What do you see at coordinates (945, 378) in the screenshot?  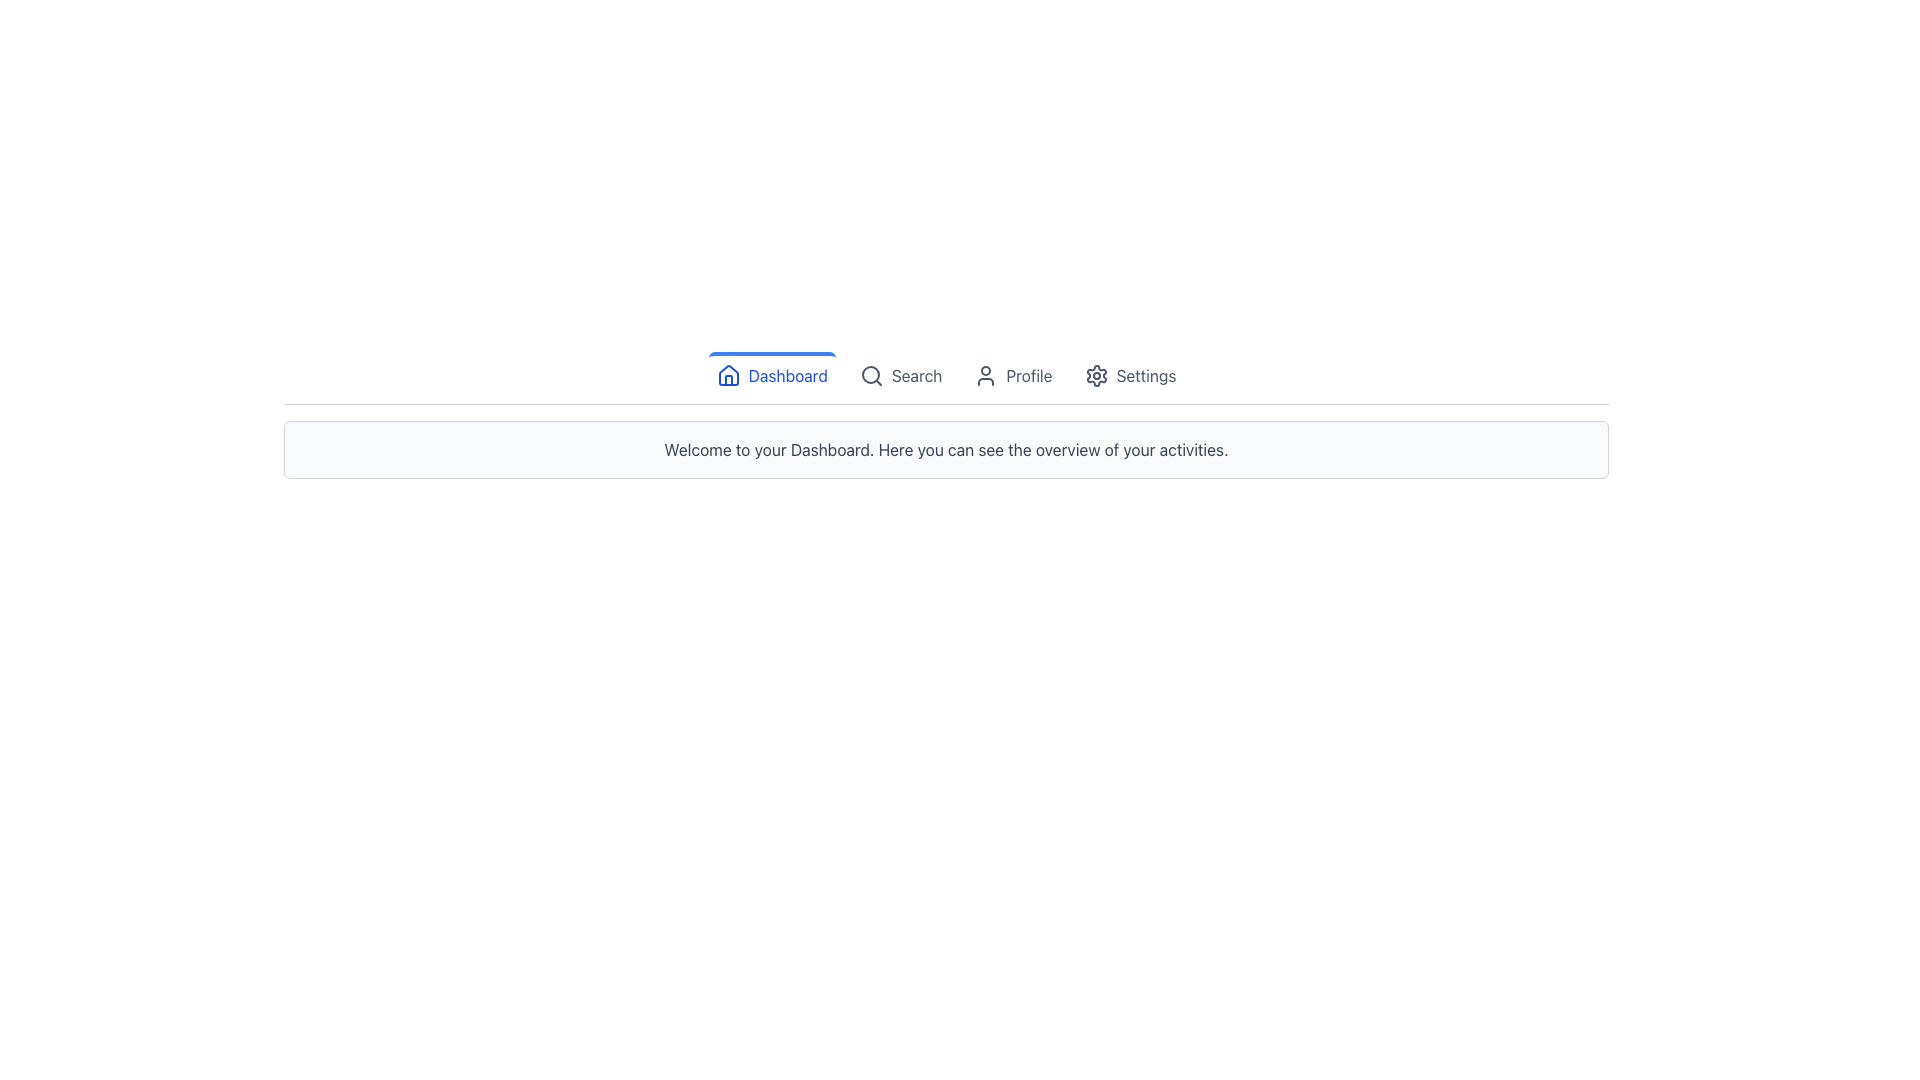 I see `the Navigation Bar tabs` at bounding box center [945, 378].